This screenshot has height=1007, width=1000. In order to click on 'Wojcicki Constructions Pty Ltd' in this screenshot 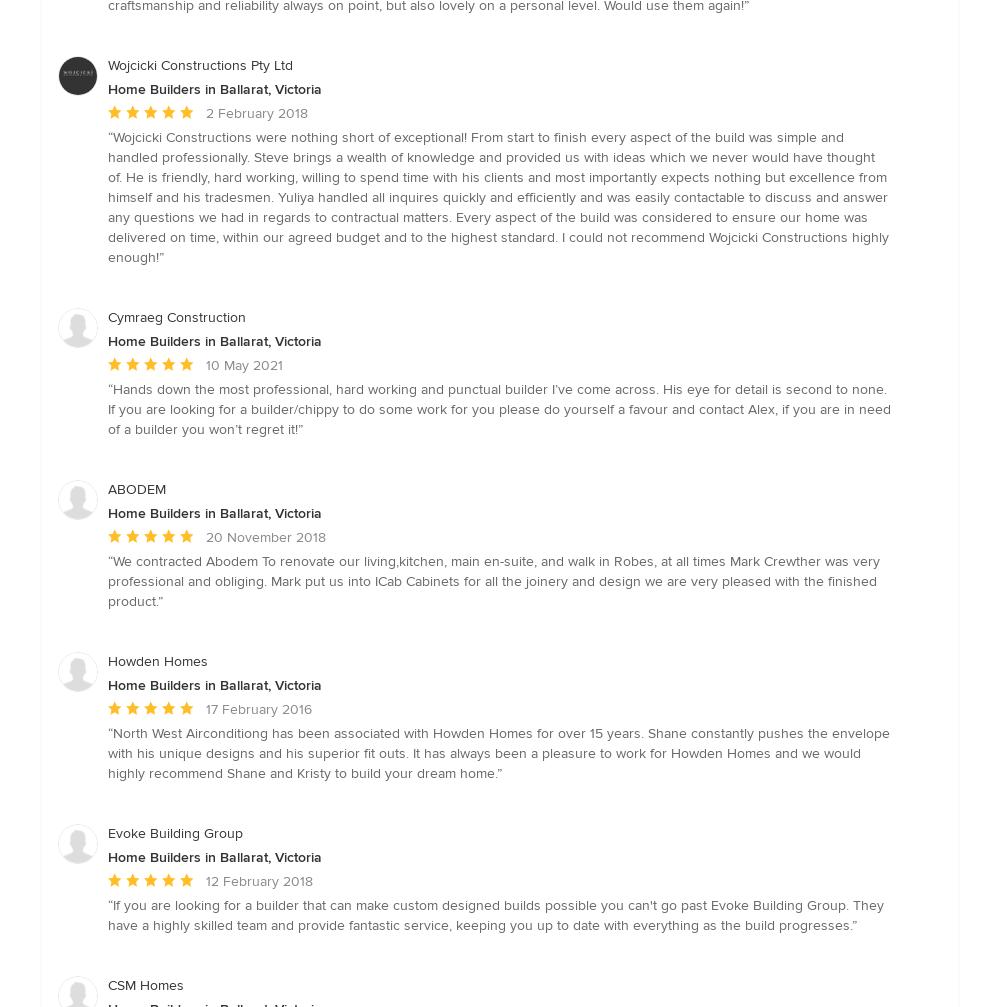, I will do `click(107, 64)`.